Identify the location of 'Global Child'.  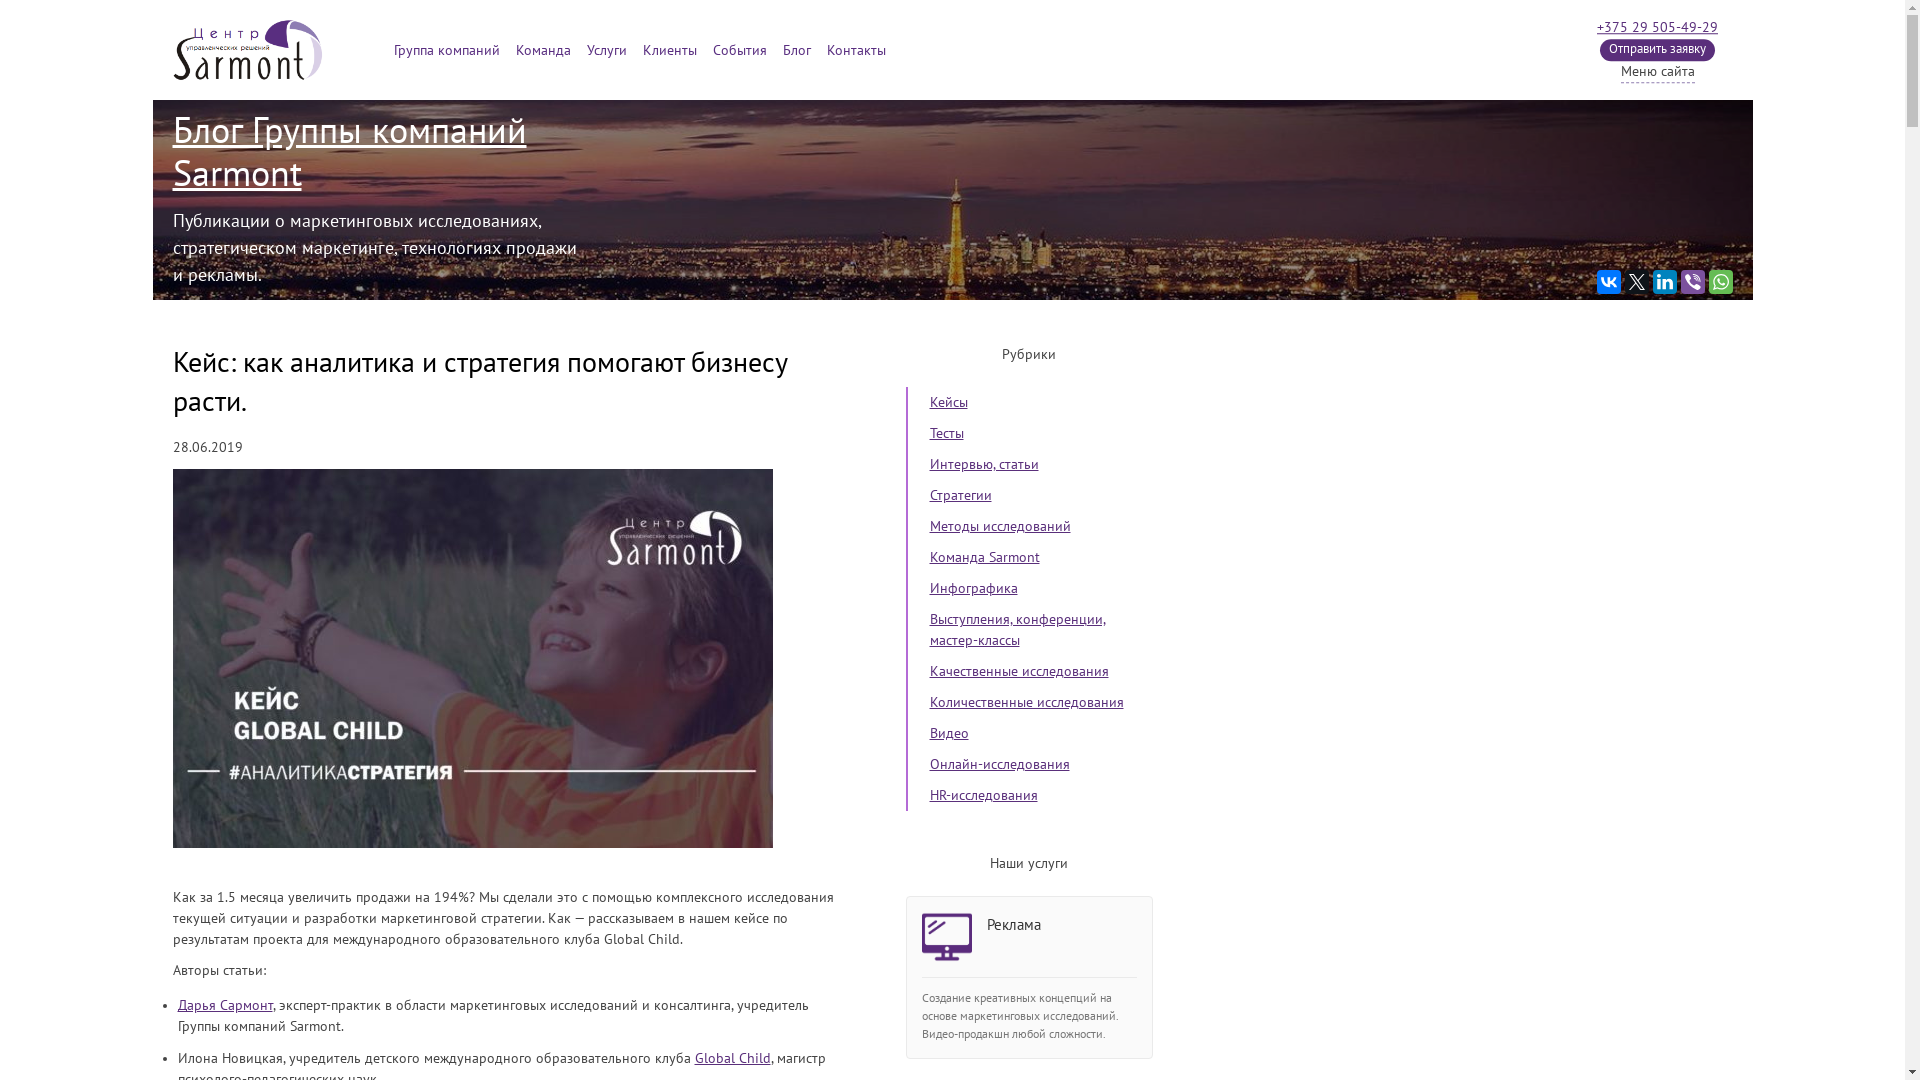
(694, 1057).